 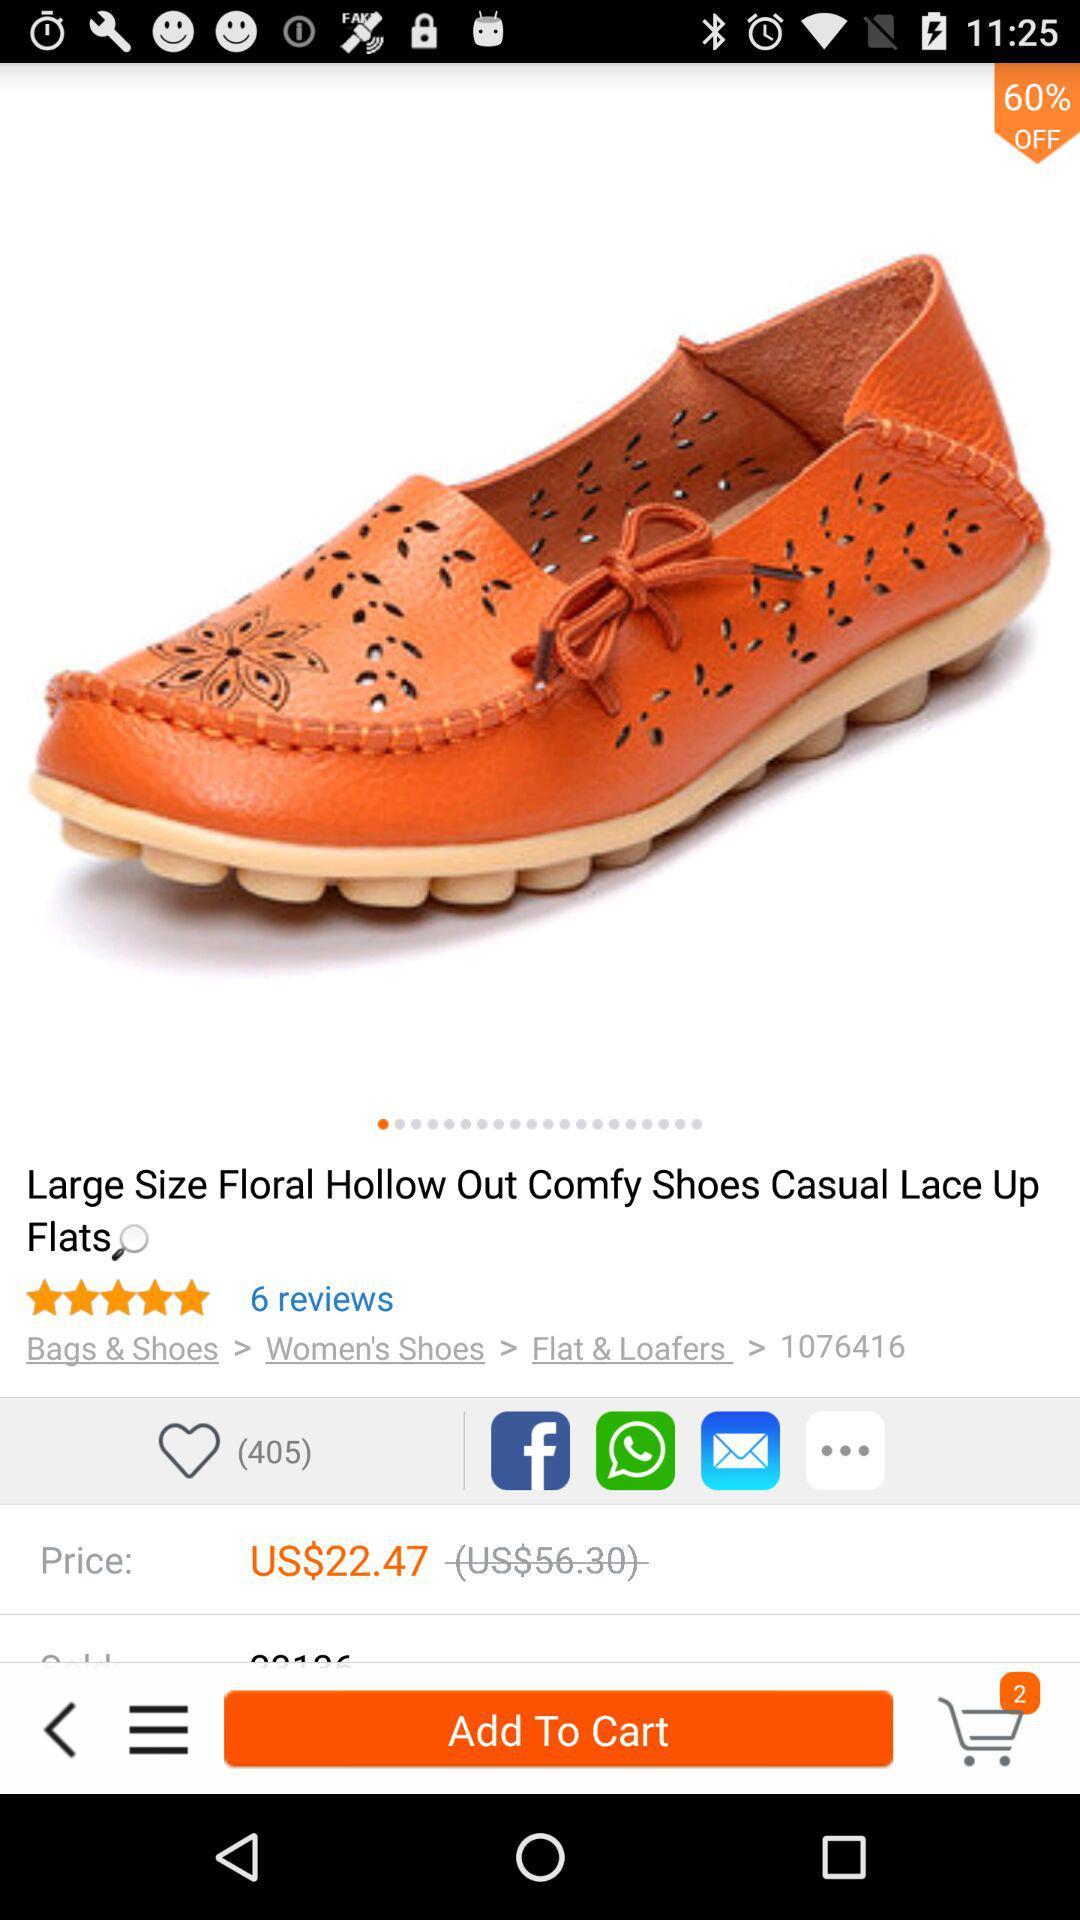 What do you see at coordinates (613, 1124) in the screenshot?
I see `choose image to view` at bounding box center [613, 1124].